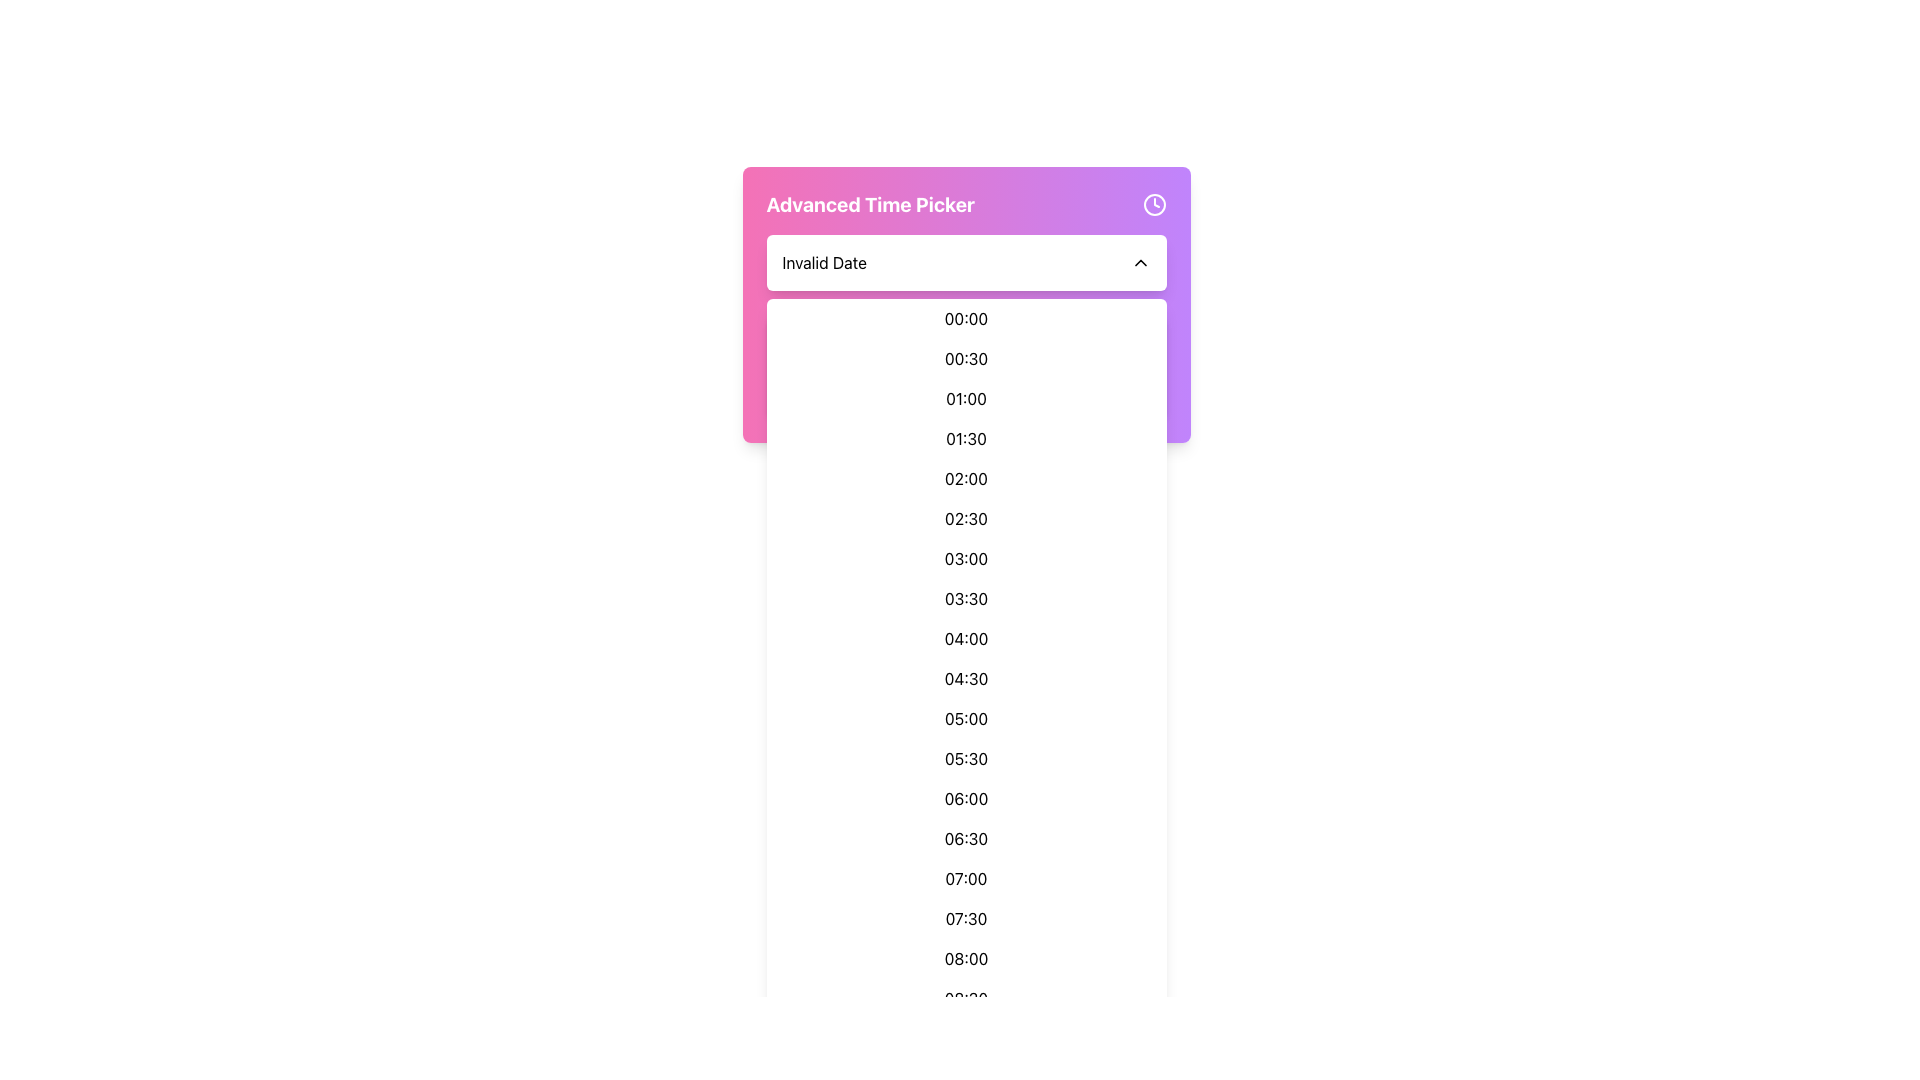  I want to click on the time-related icon in the top-right corner of the 'Advanced Time Picker' header bar, so click(1154, 204).